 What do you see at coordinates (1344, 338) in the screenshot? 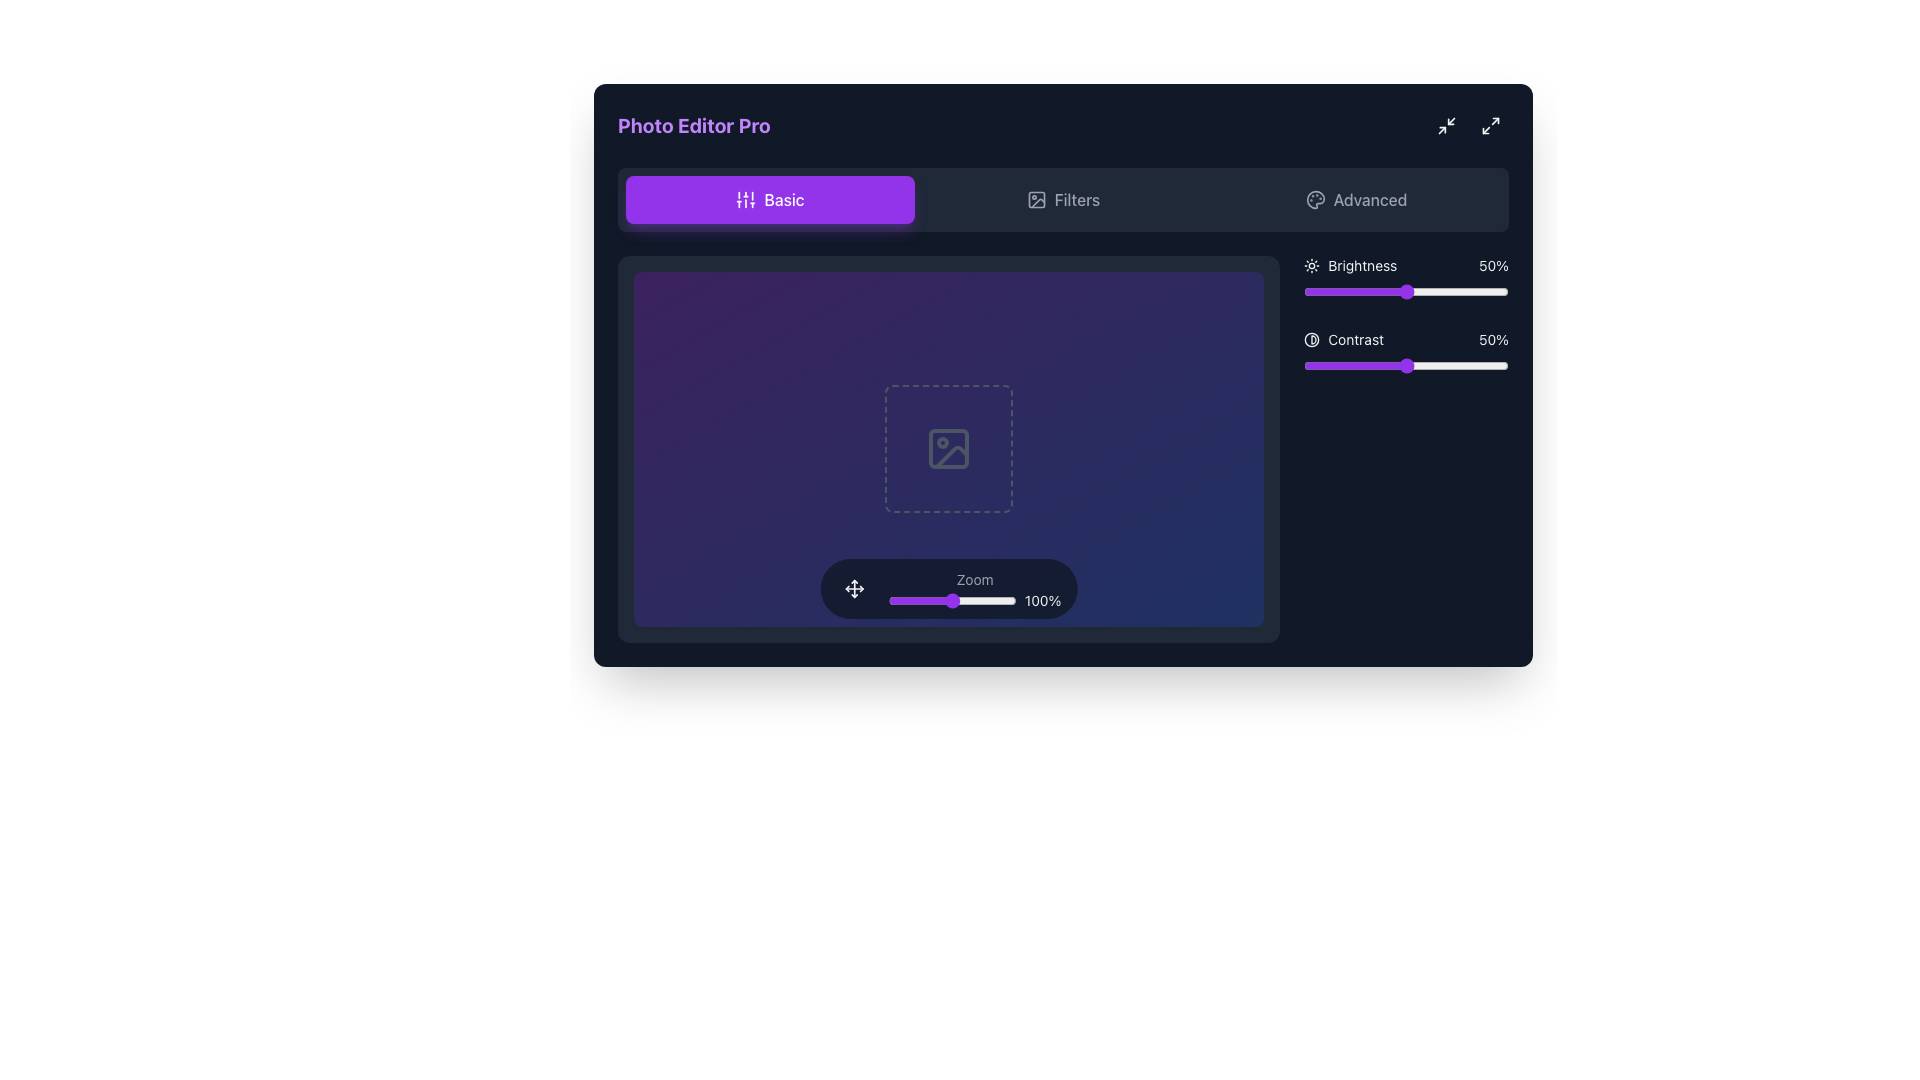
I see `'Contrast' static label with an informational icon, which is positioned below the 'Brightness' control on the right panel` at bounding box center [1344, 338].